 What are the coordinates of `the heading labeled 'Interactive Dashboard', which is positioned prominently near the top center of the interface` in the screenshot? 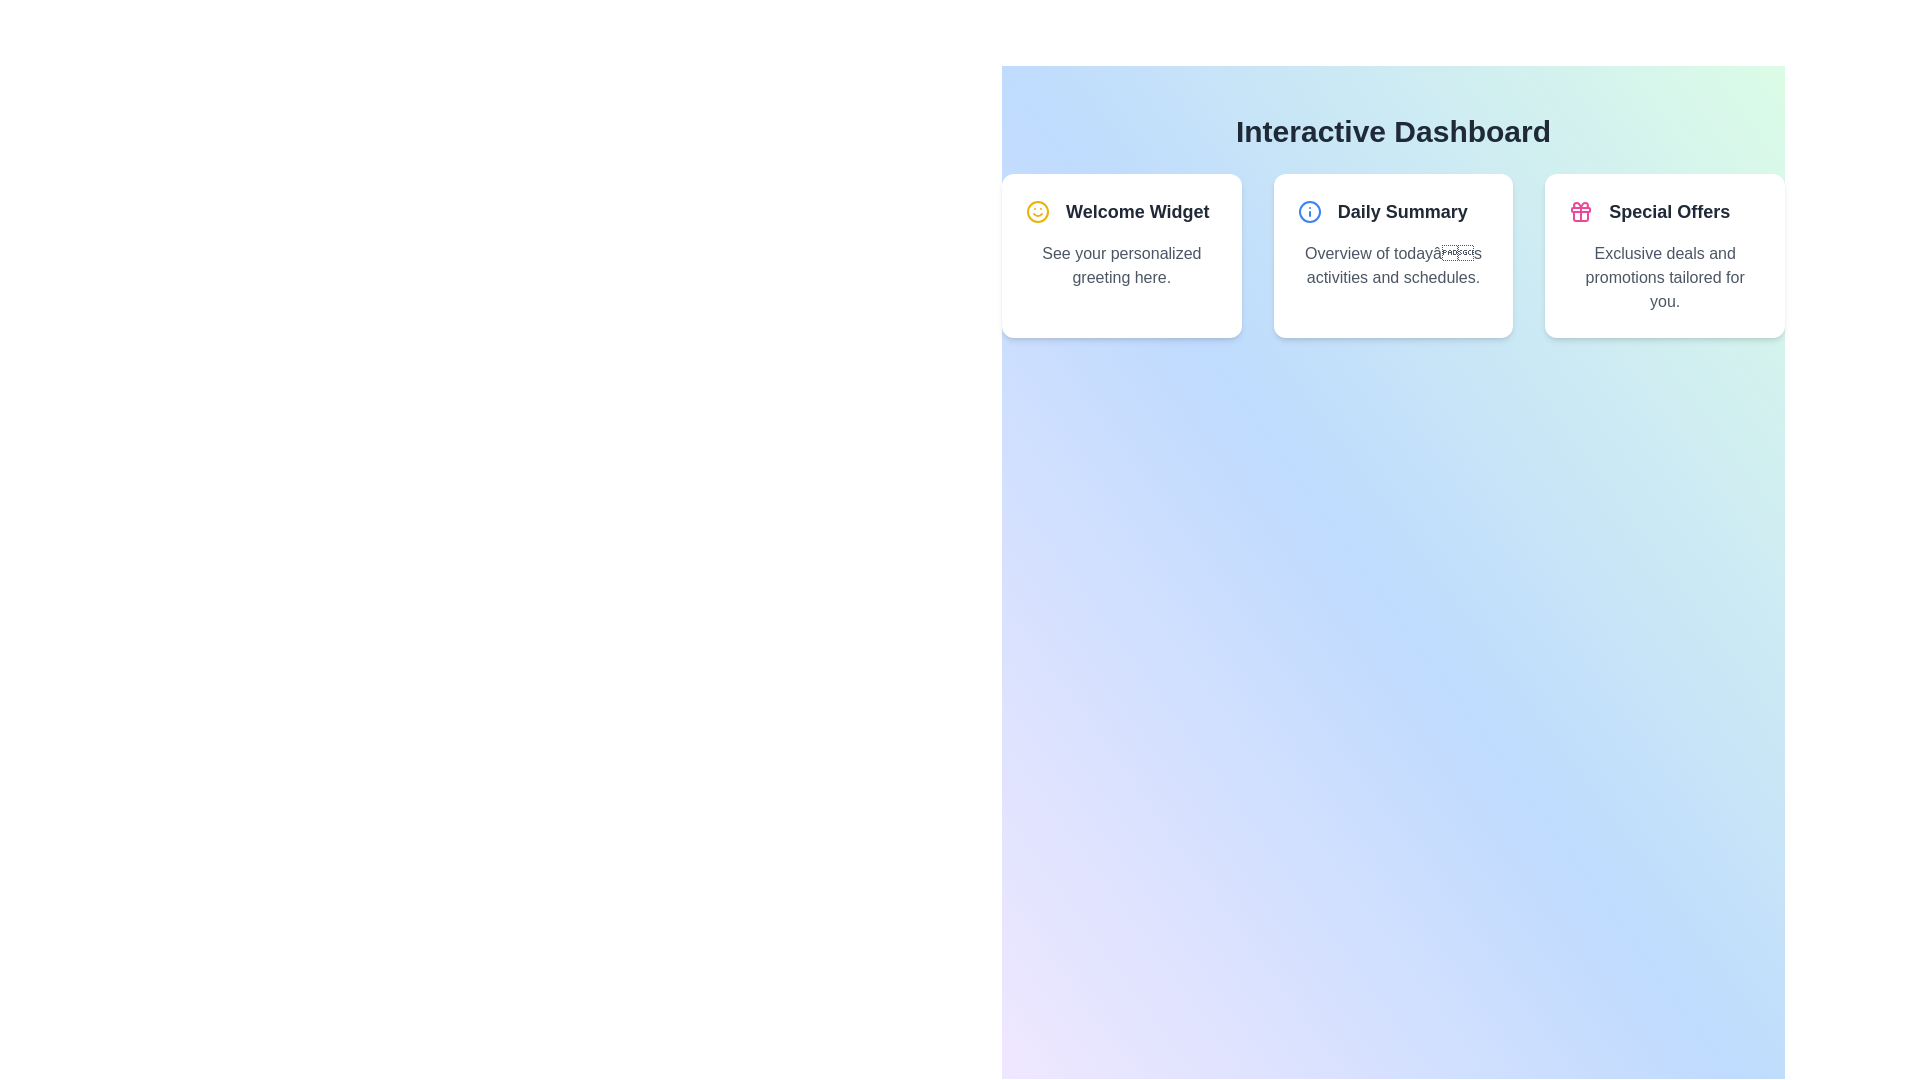 It's located at (1392, 131).